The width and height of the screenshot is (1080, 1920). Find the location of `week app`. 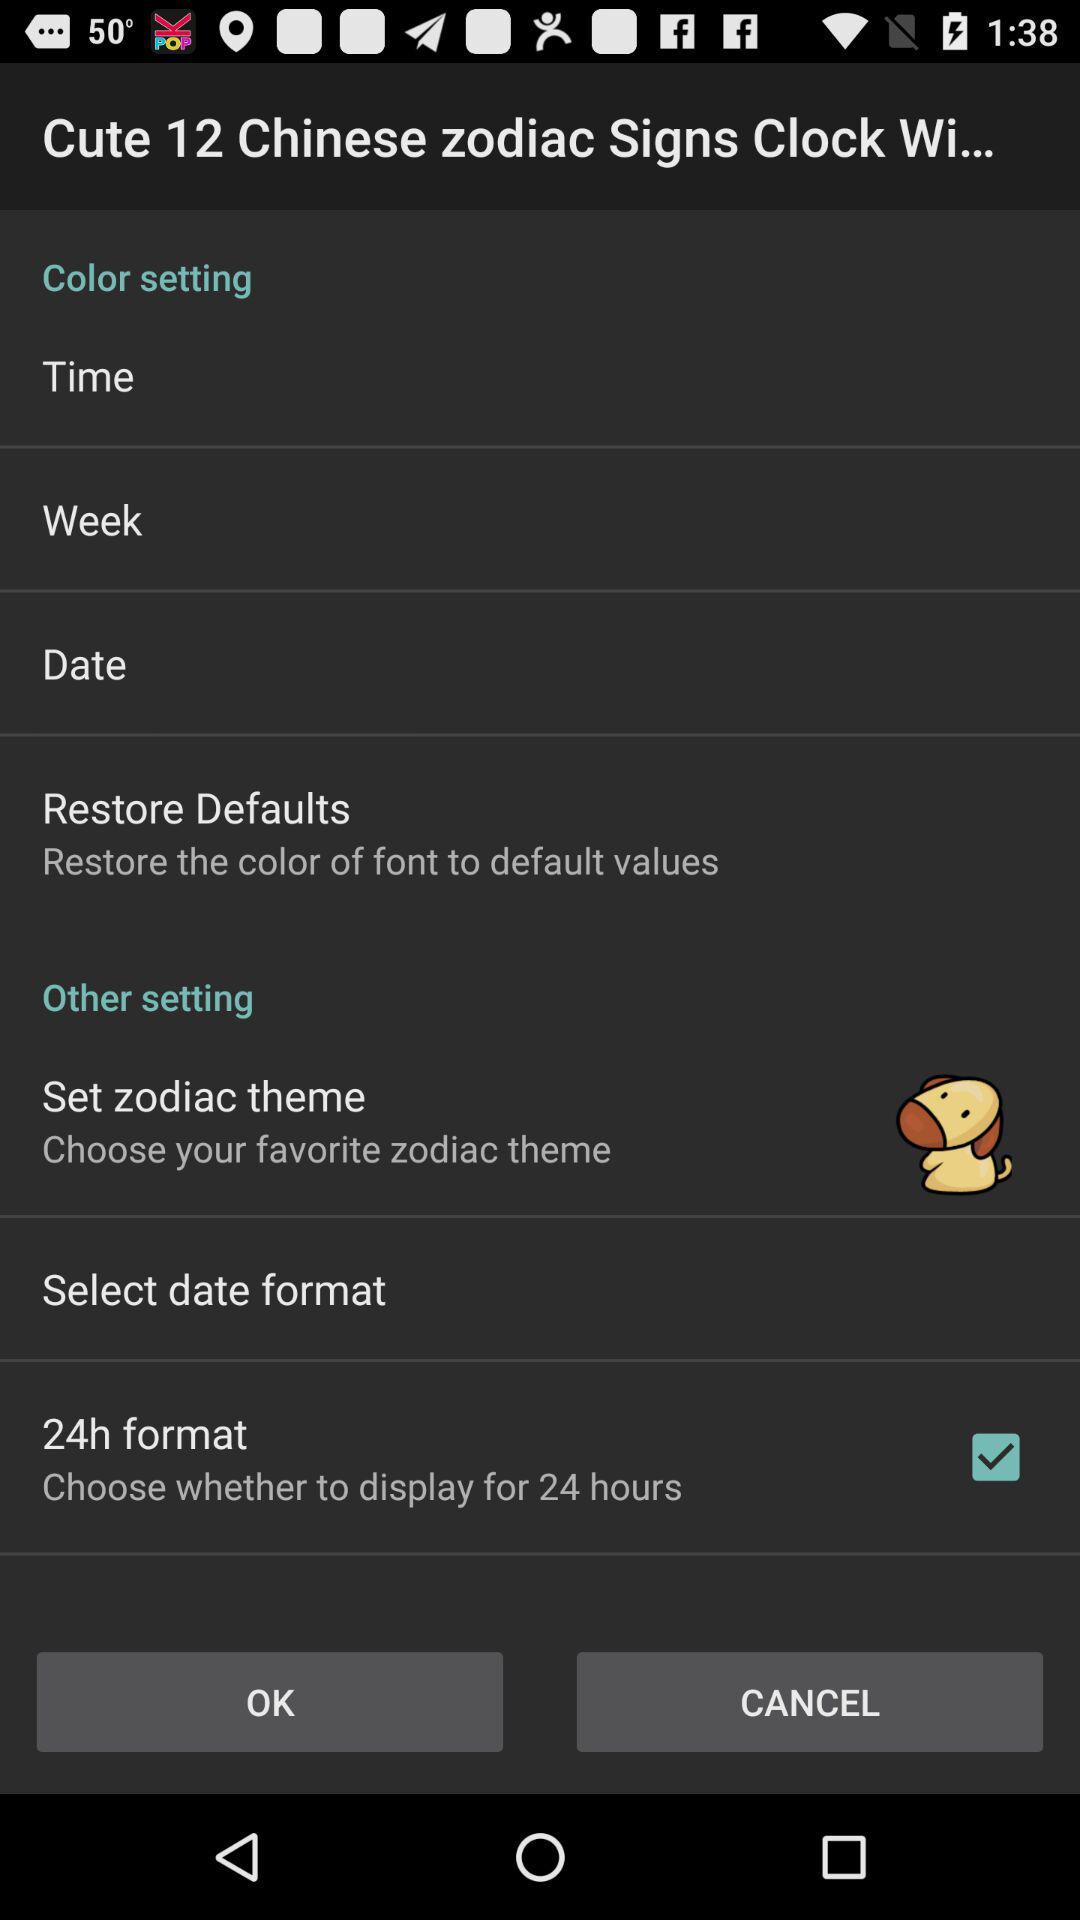

week app is located at coordinates (92, 518).